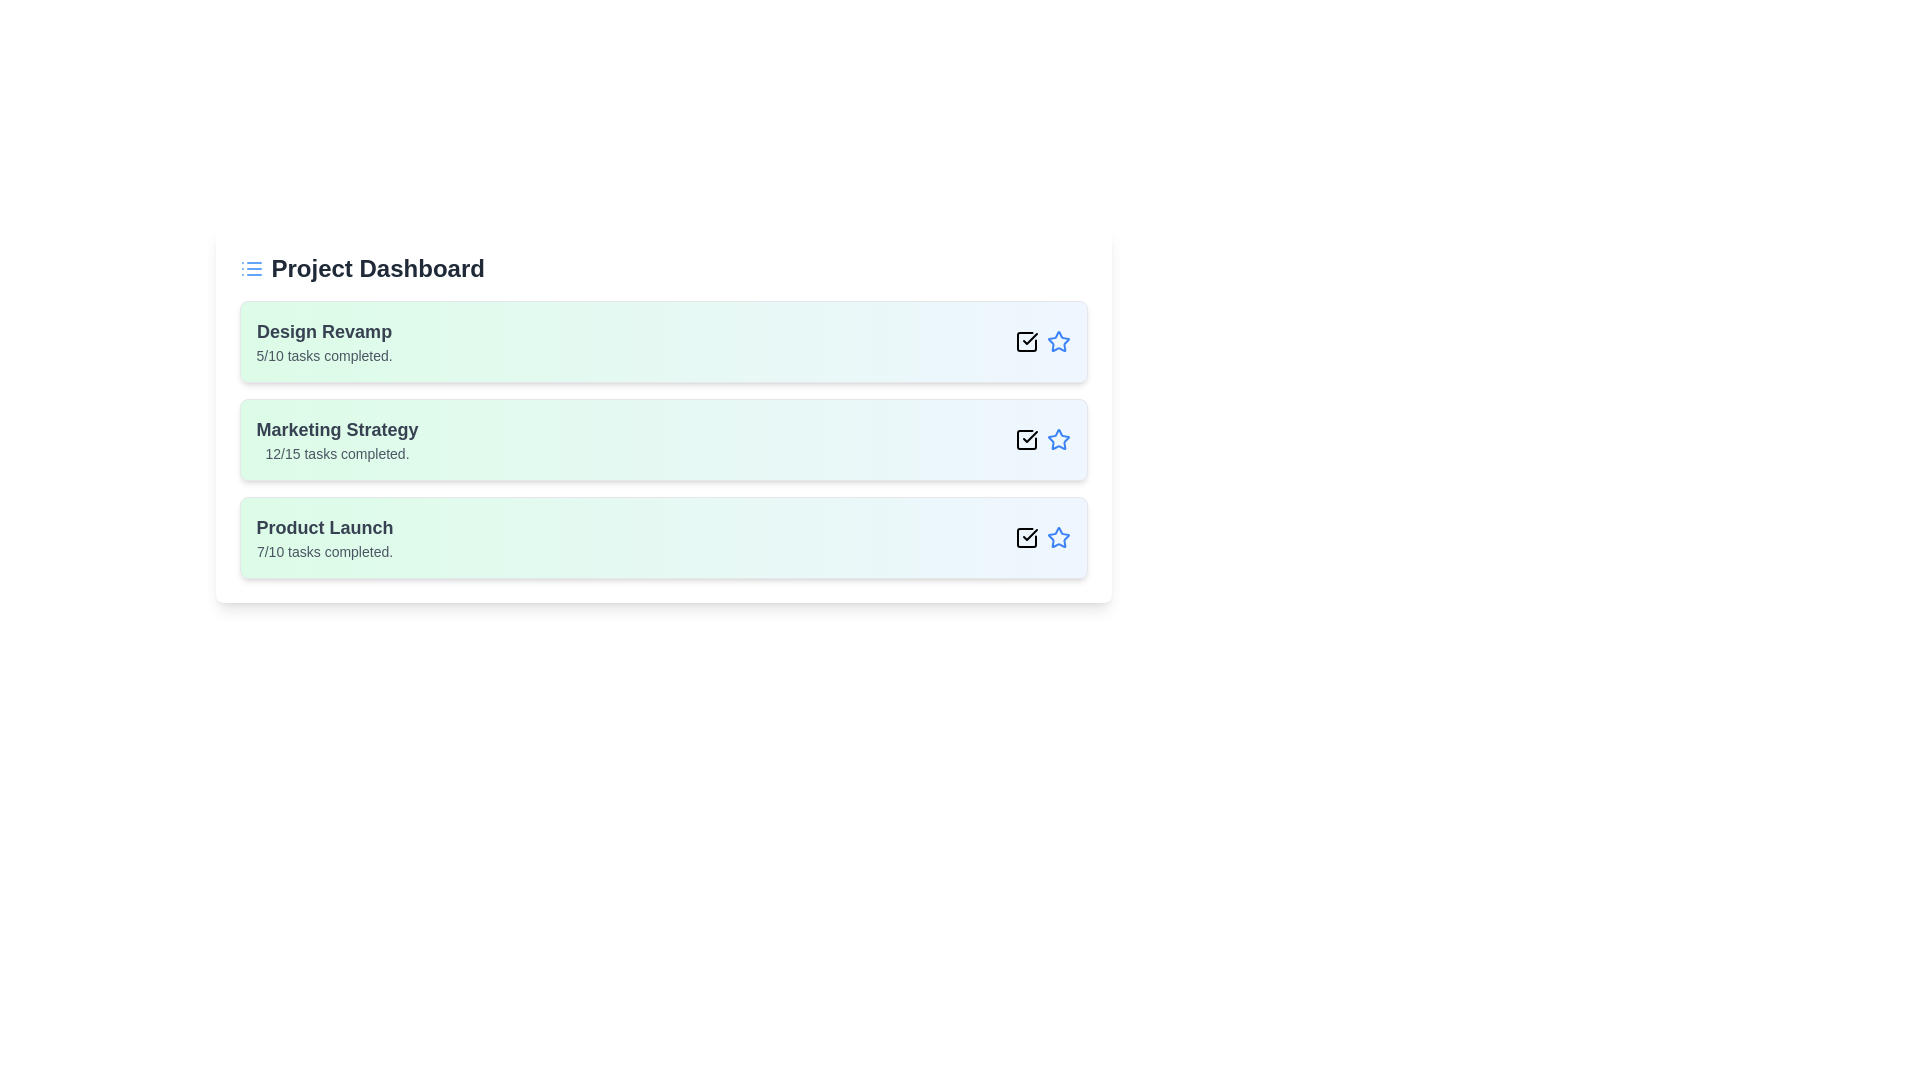 Image resolution: width=1920 pixels, height=1080 pixels. Describe the element at coordinates (663, 341) in the screenshot. I see `the project item Design Revamp to select it` at that location.